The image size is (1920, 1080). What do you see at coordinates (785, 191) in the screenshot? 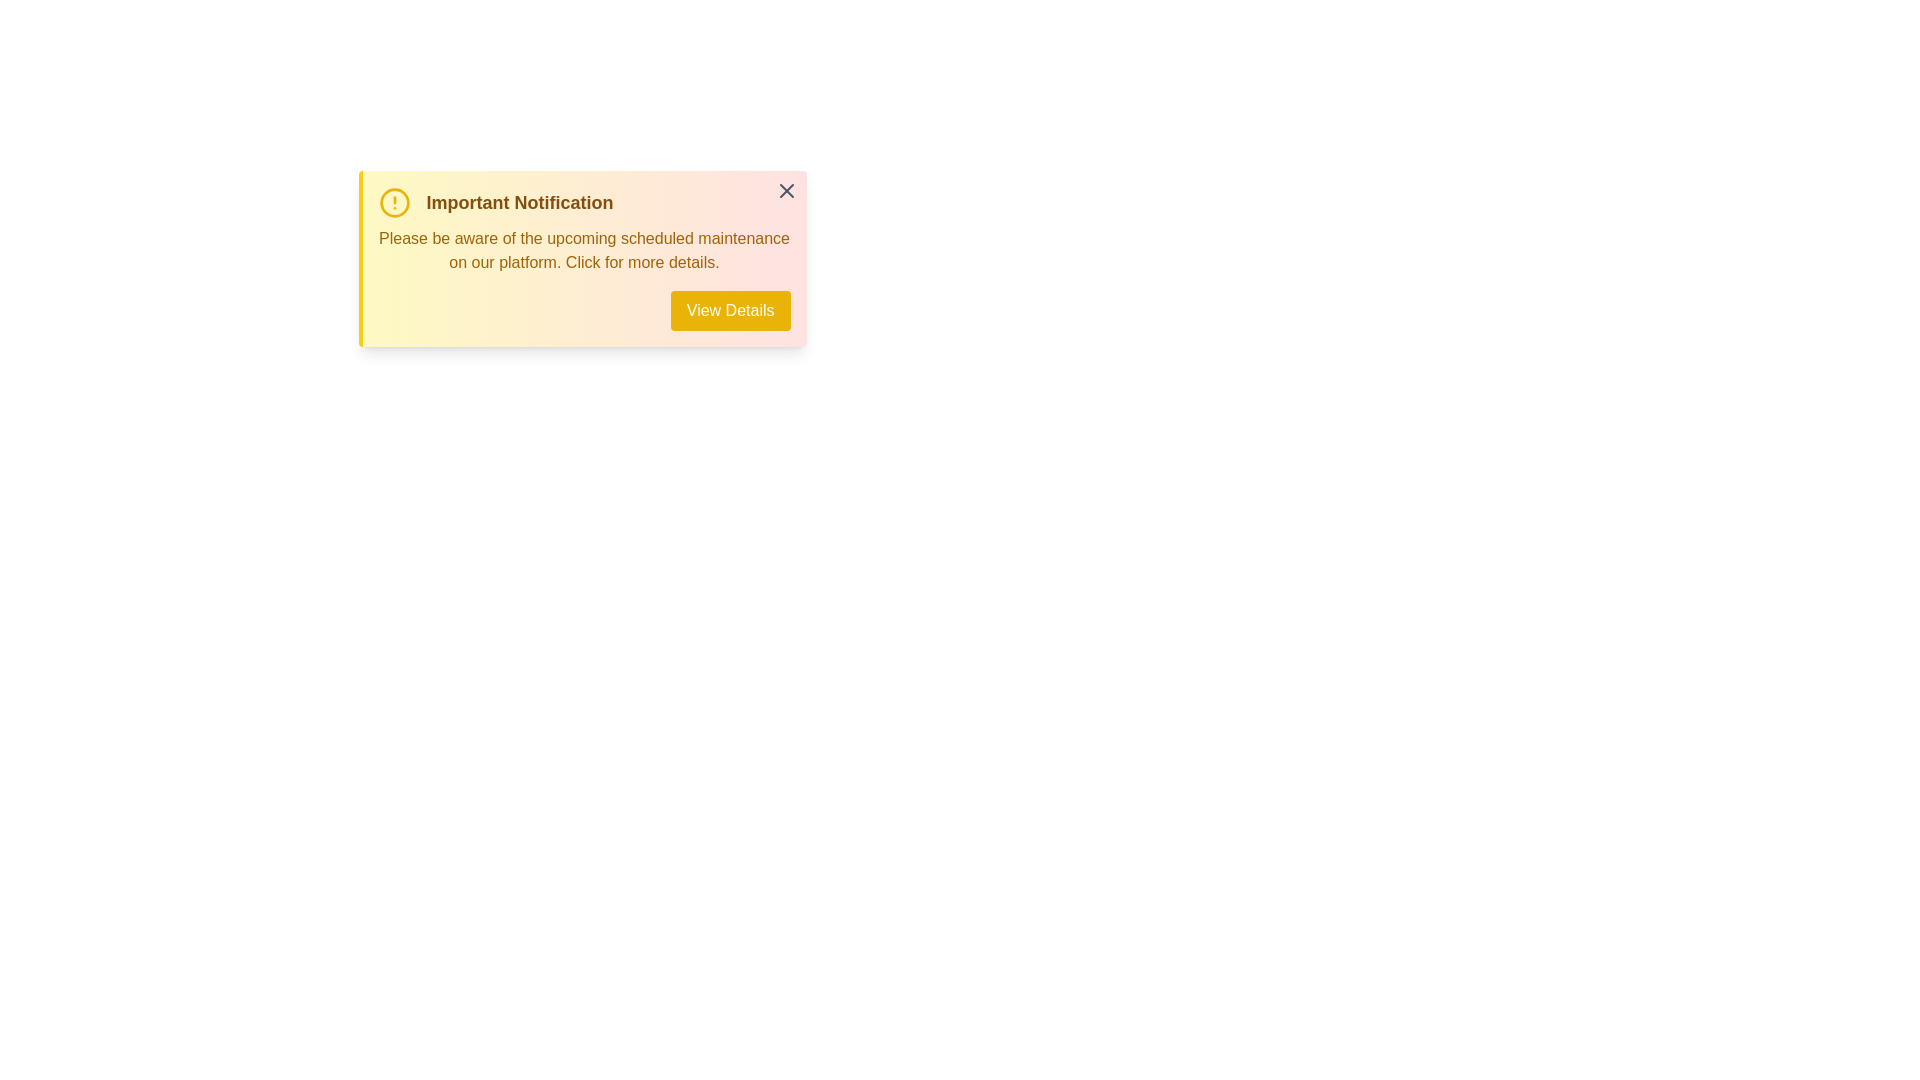
I see `the close button (X) to close the alert` at bounding box center [785, 191].